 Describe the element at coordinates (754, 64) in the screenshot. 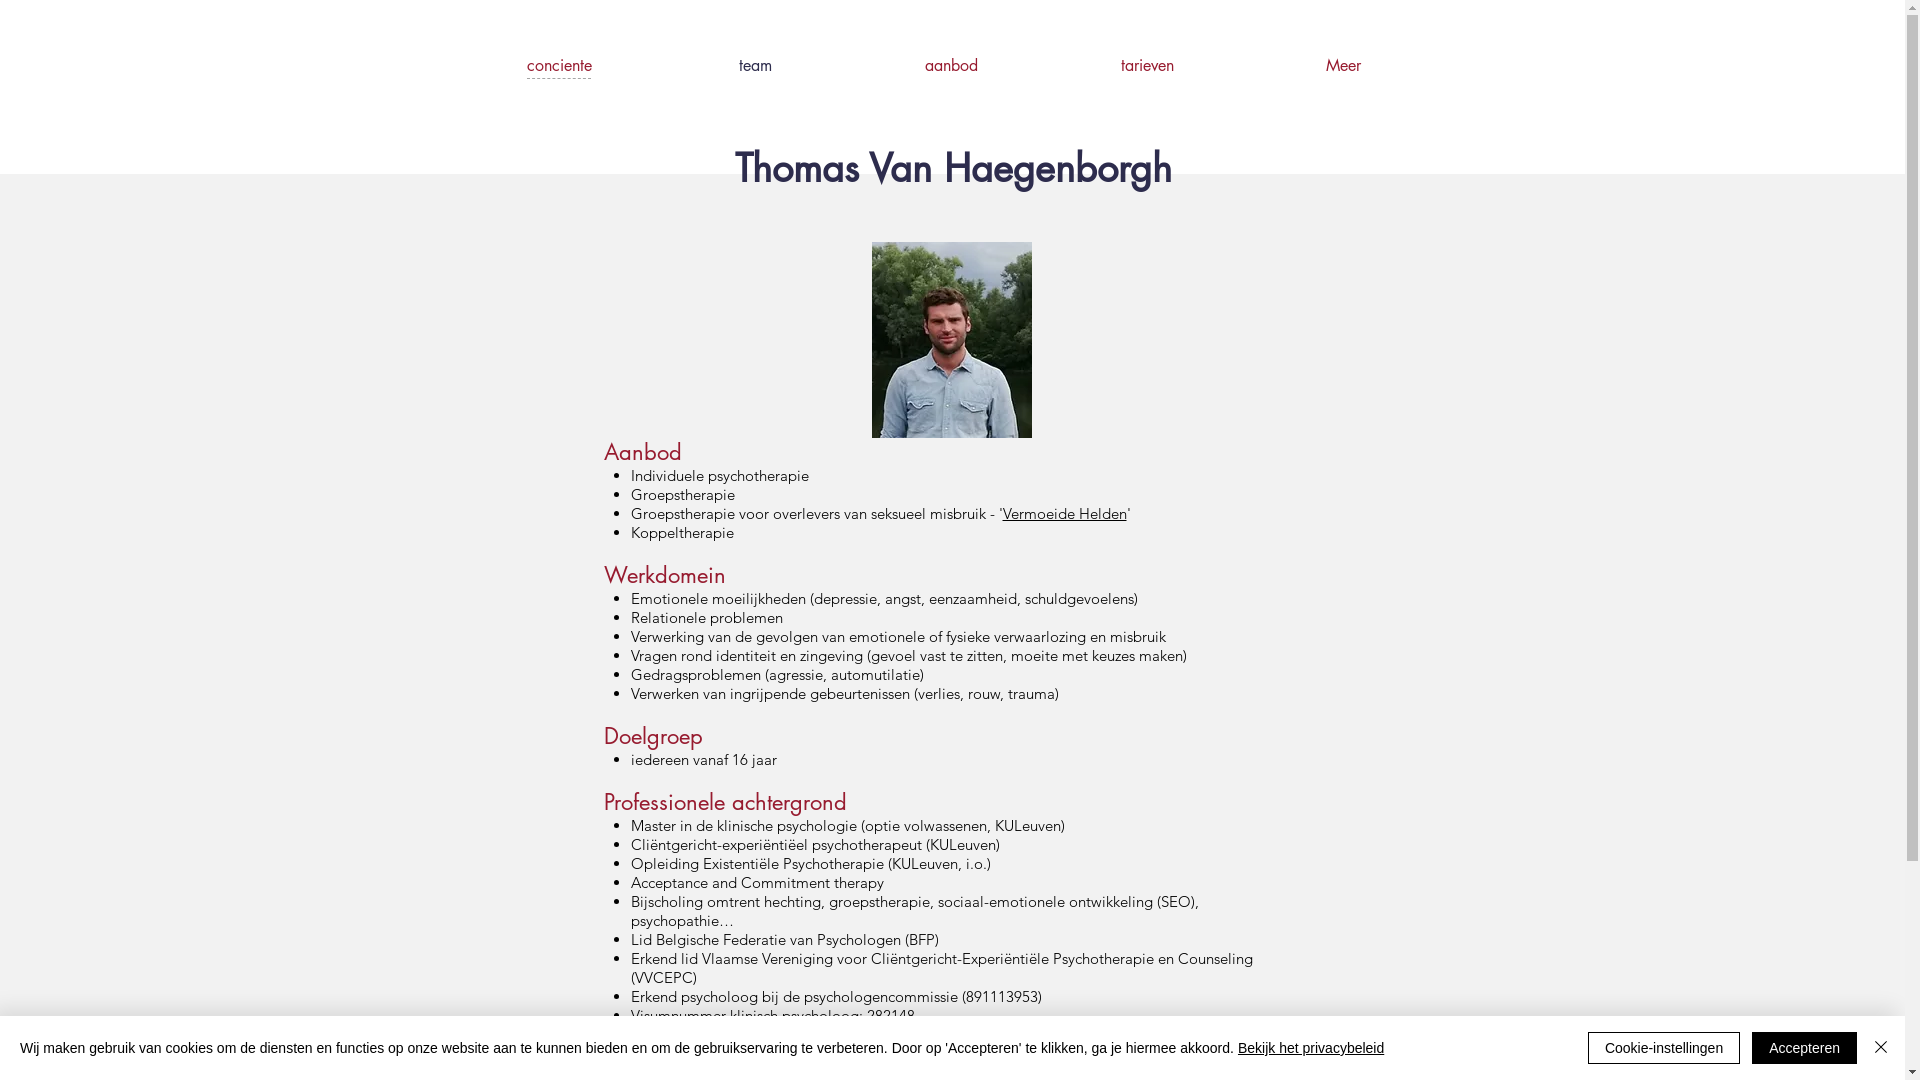

I see `'team'` at that location.